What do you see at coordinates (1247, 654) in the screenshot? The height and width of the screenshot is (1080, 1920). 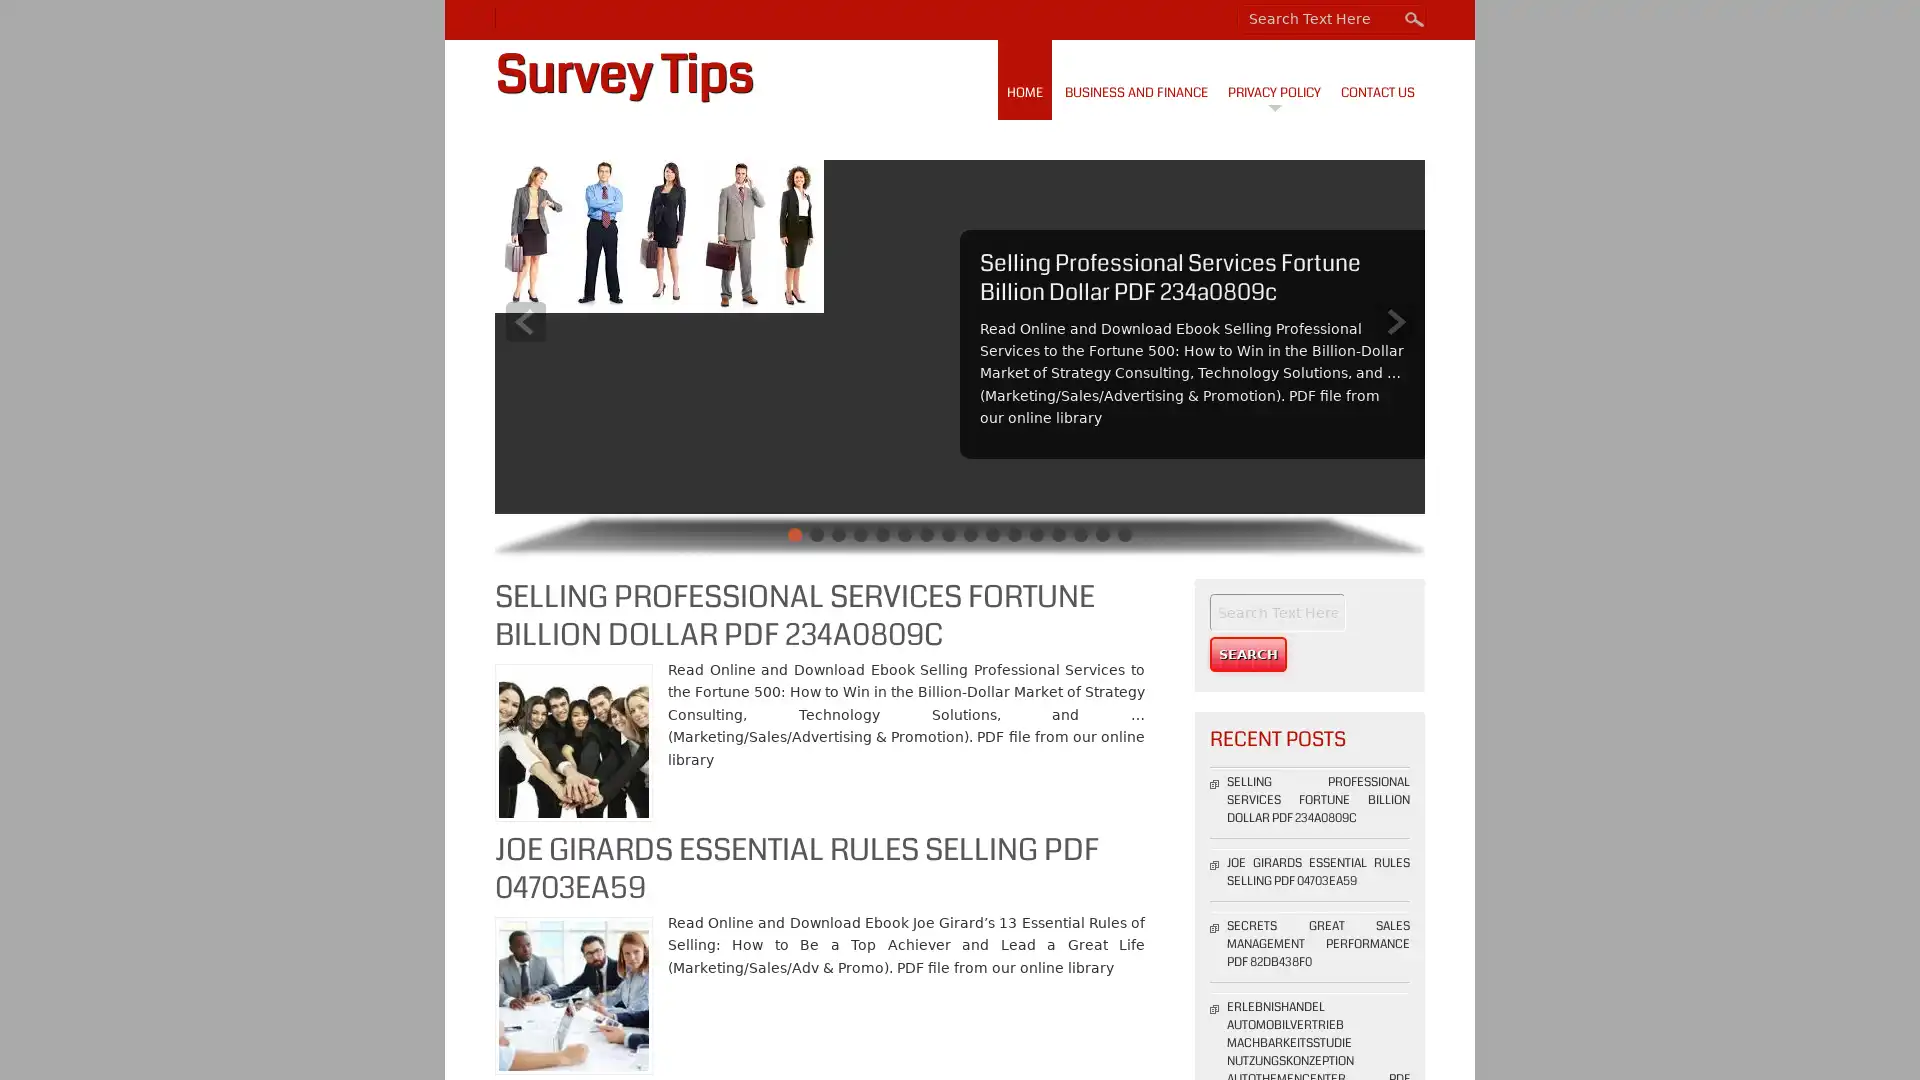 I see `Search` at bounding box center [1247, 654].